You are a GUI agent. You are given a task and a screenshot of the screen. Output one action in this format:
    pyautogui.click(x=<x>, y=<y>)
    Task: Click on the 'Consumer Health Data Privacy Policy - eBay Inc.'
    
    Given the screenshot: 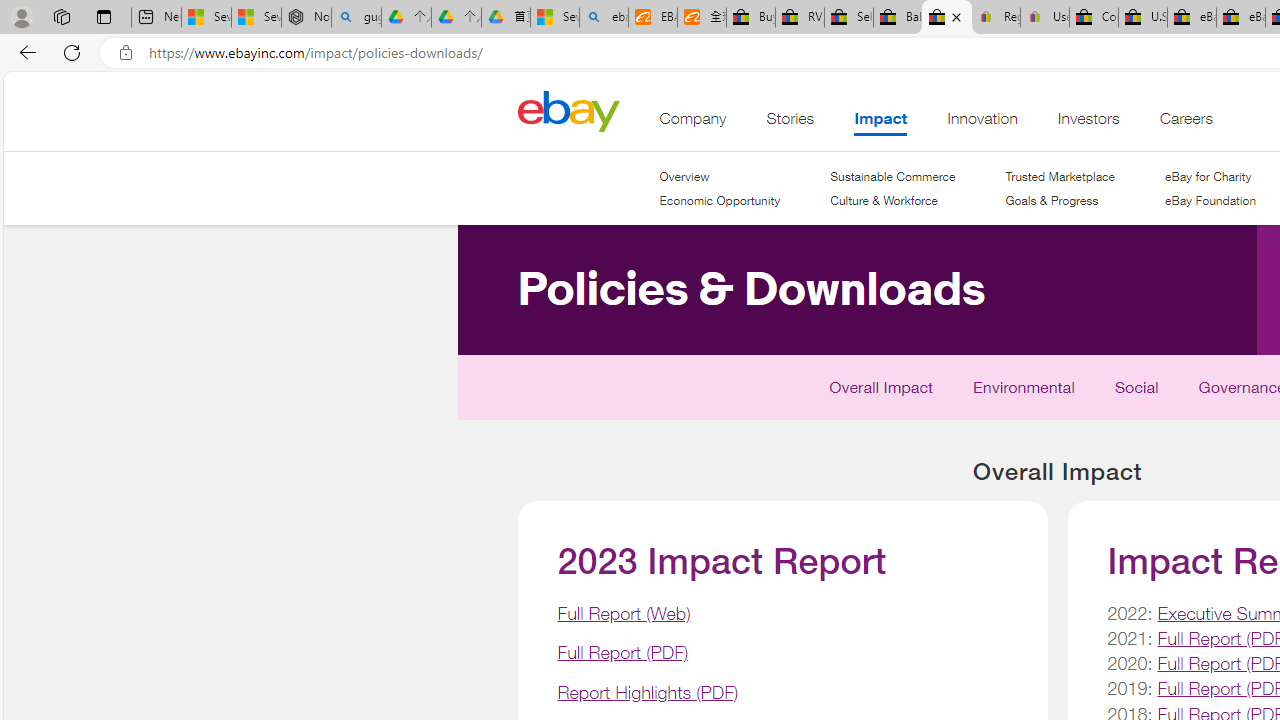 What is the action you would take?
    pyautogui.click(x=1092, y=17)
    